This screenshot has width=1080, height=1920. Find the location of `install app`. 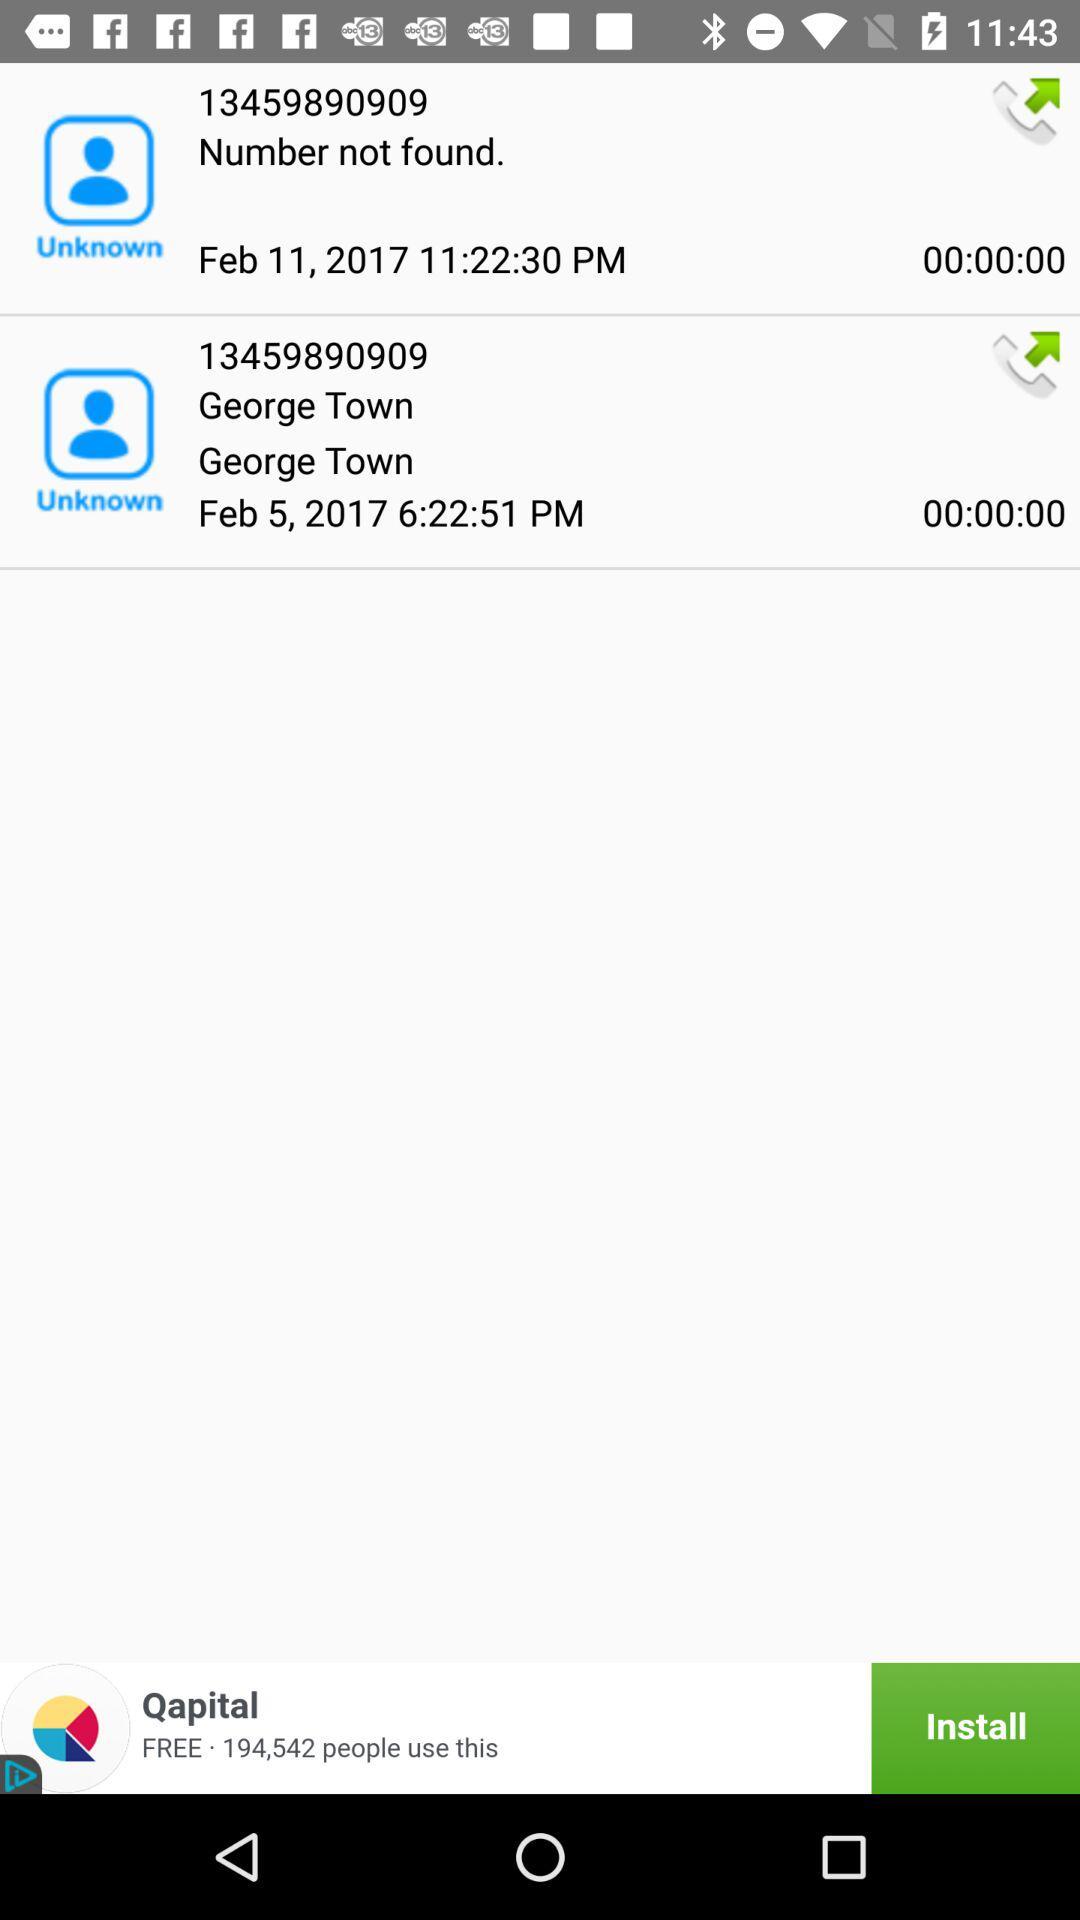

install app is located at coordinates (540, 1727).